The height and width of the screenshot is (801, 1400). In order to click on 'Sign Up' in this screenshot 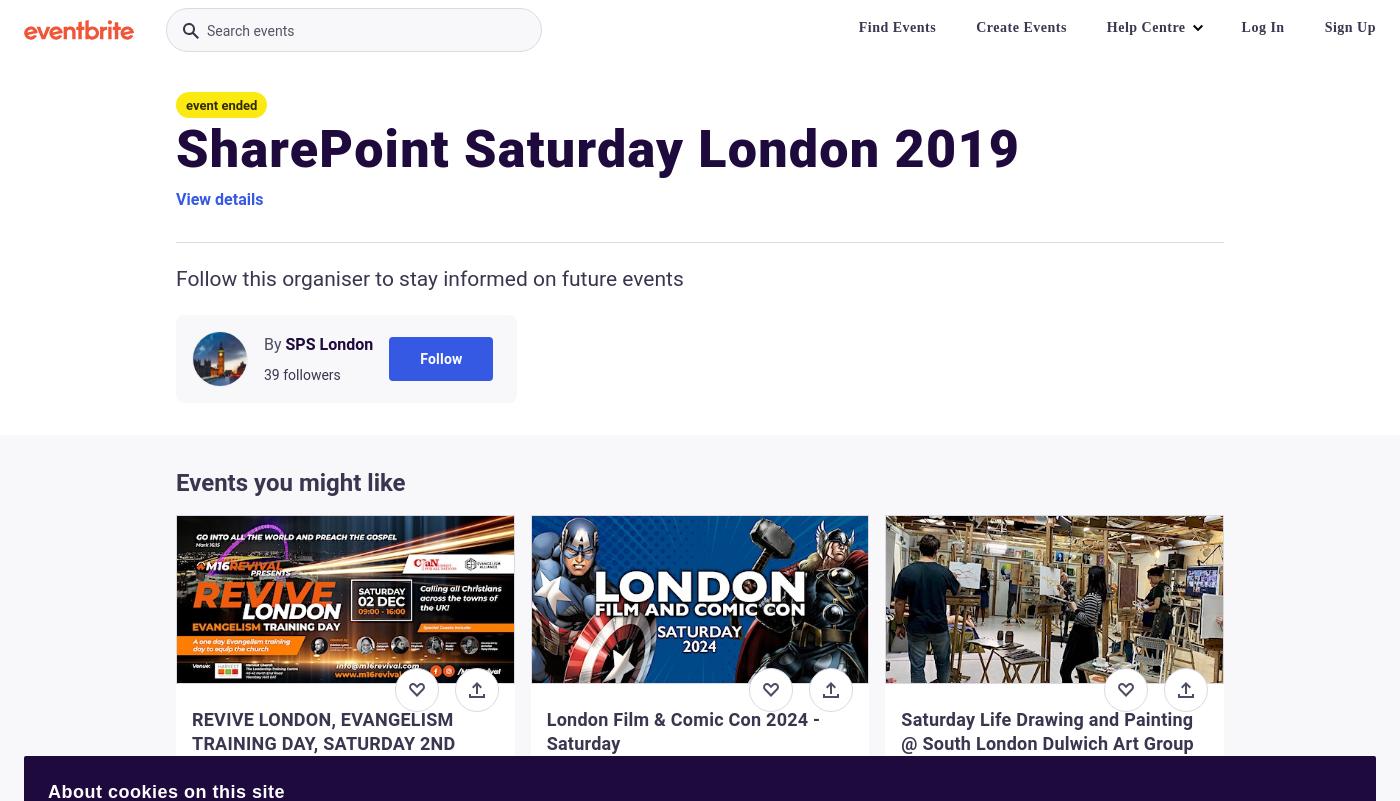, I will do `click(1350, 27)`.